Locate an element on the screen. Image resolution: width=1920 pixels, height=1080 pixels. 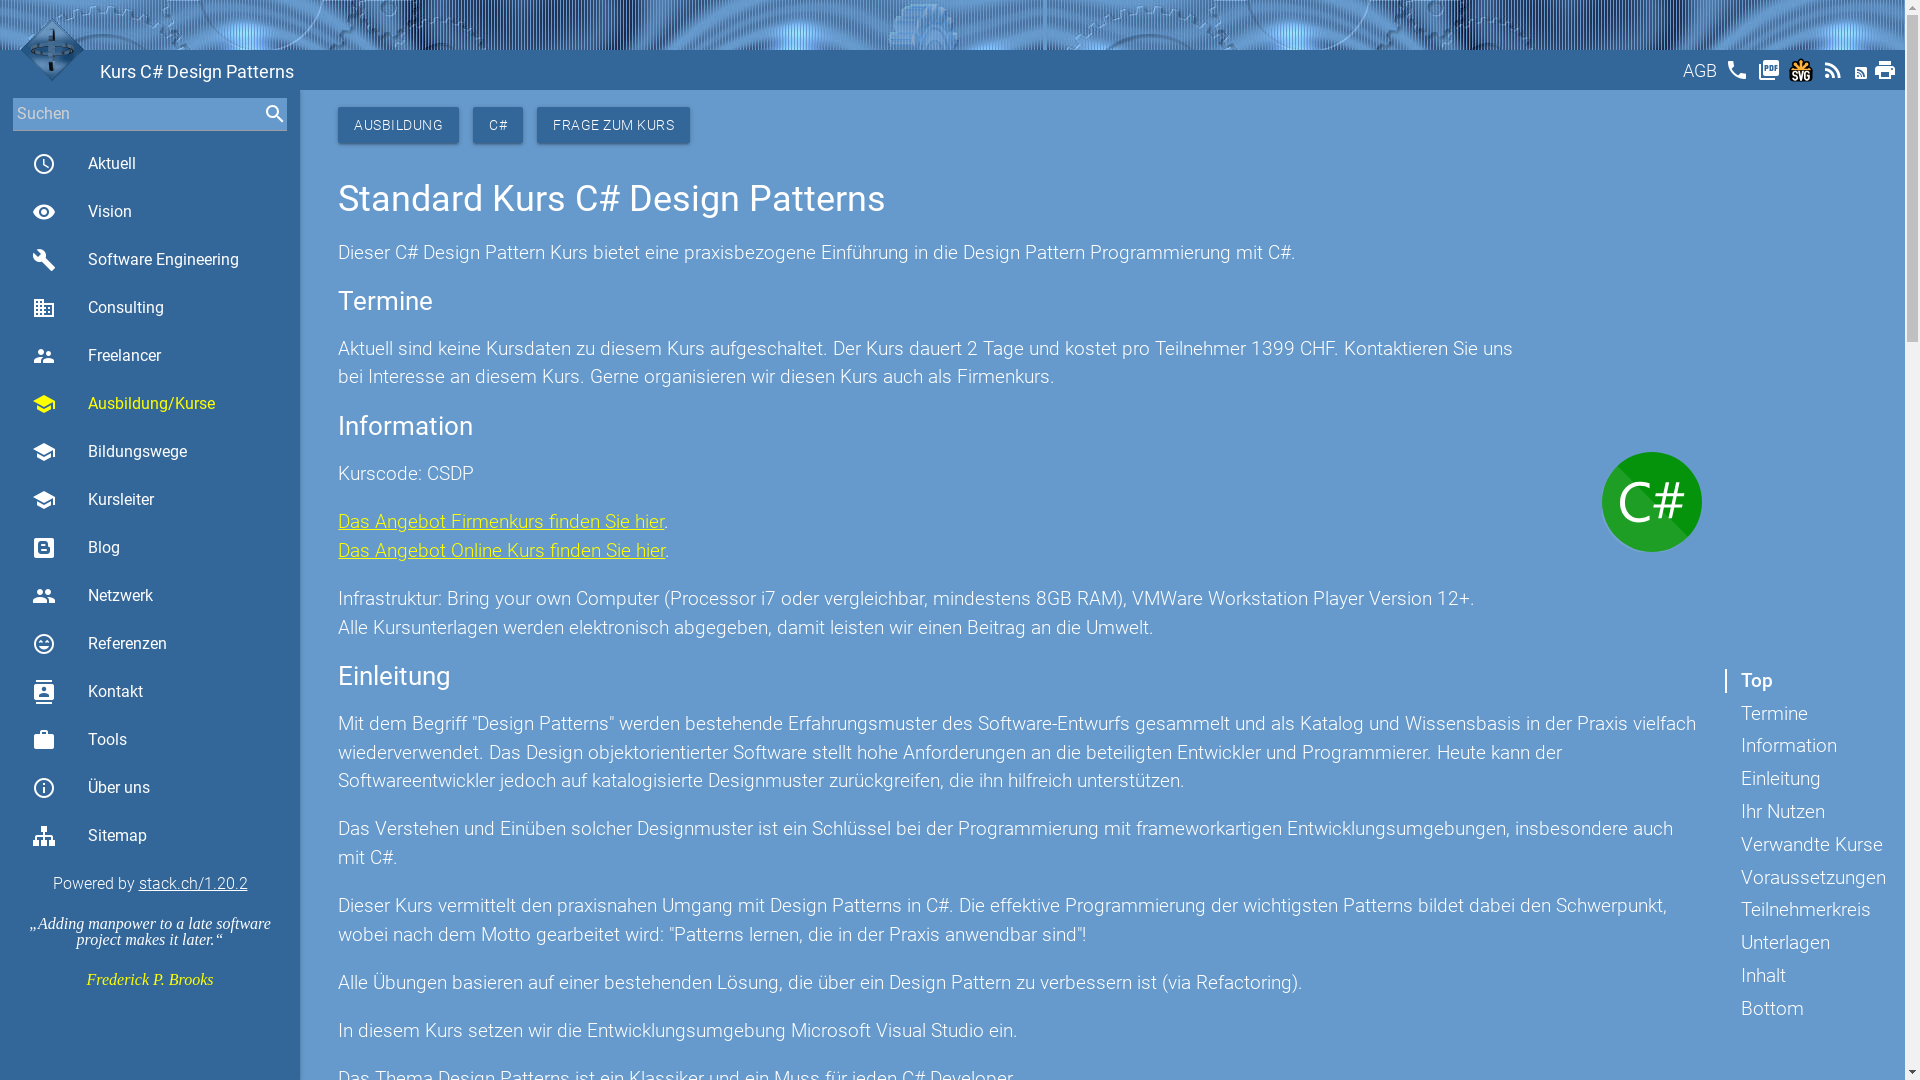
'AUSBILDUNG' is located at coordinates (398, 124).